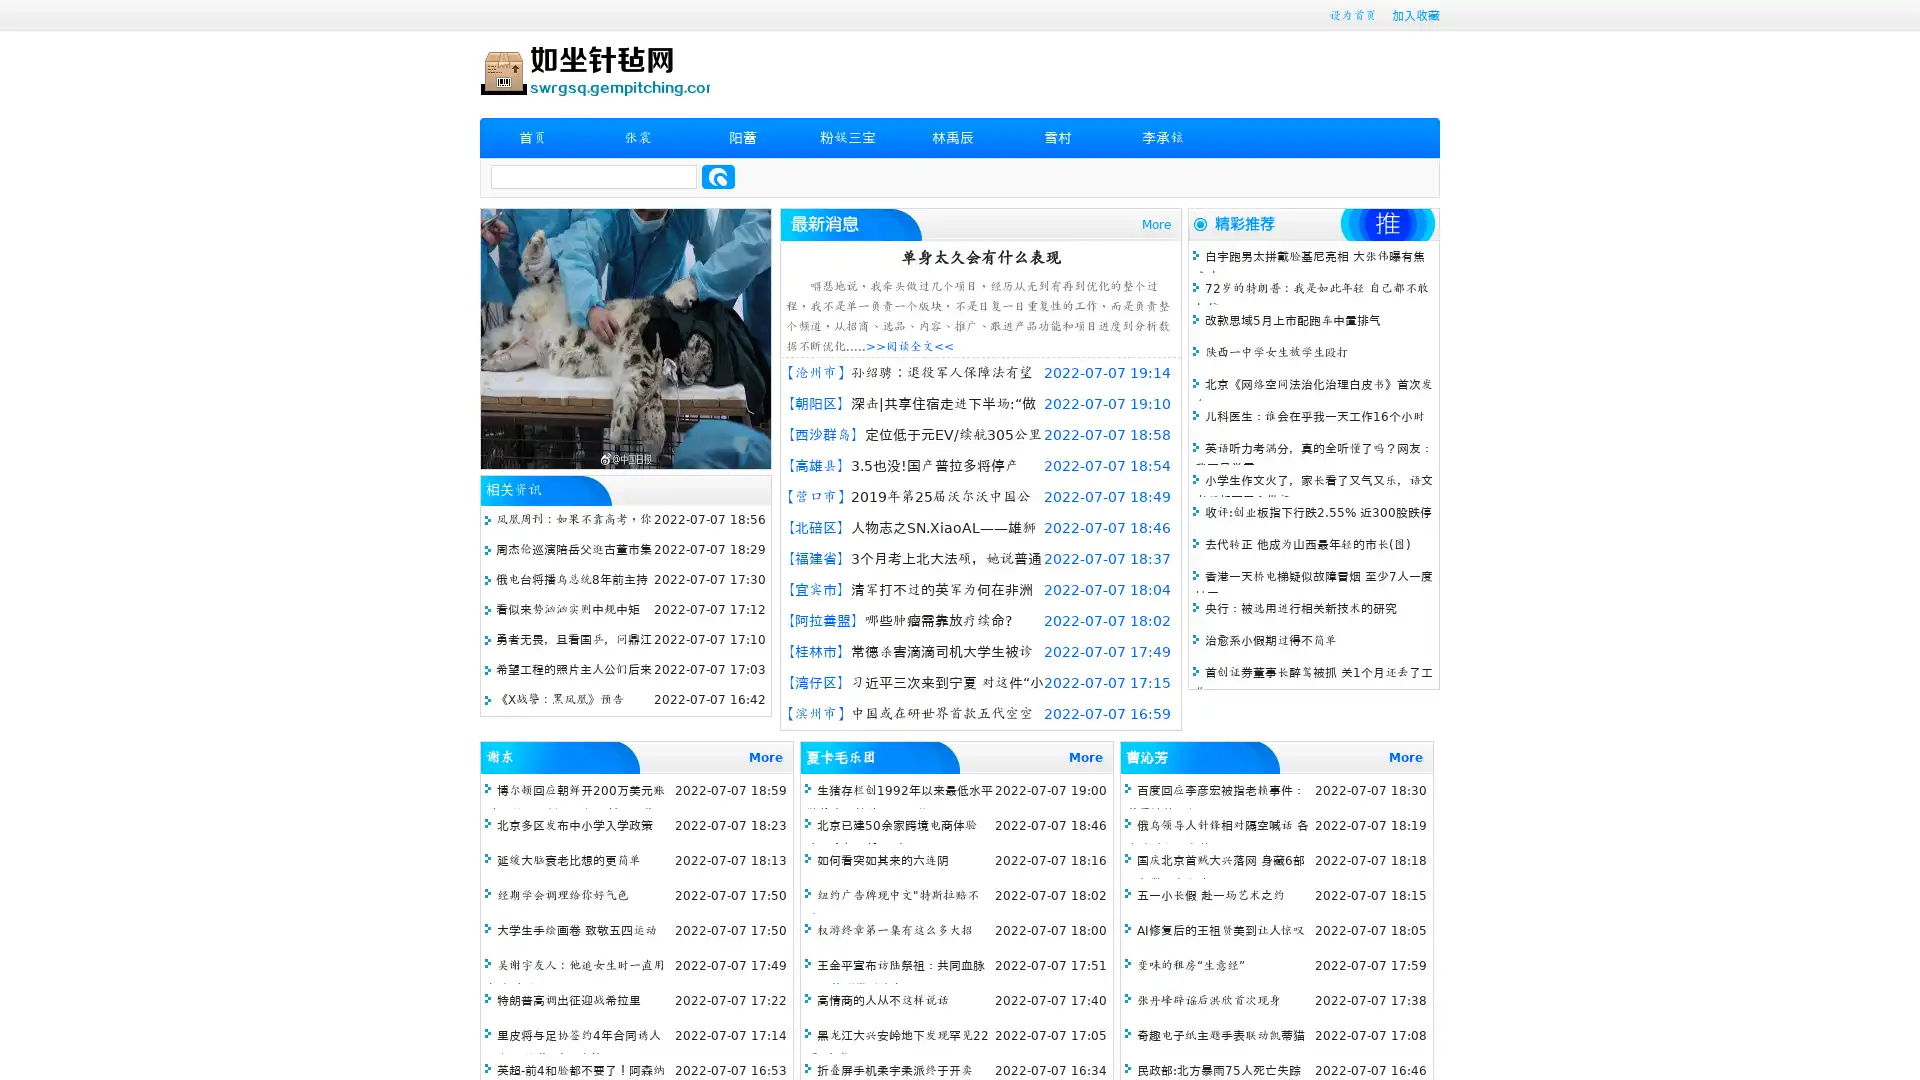 The width and height of the screenshot is (1920, 1080). I want to click on Search, so click(718, 176).